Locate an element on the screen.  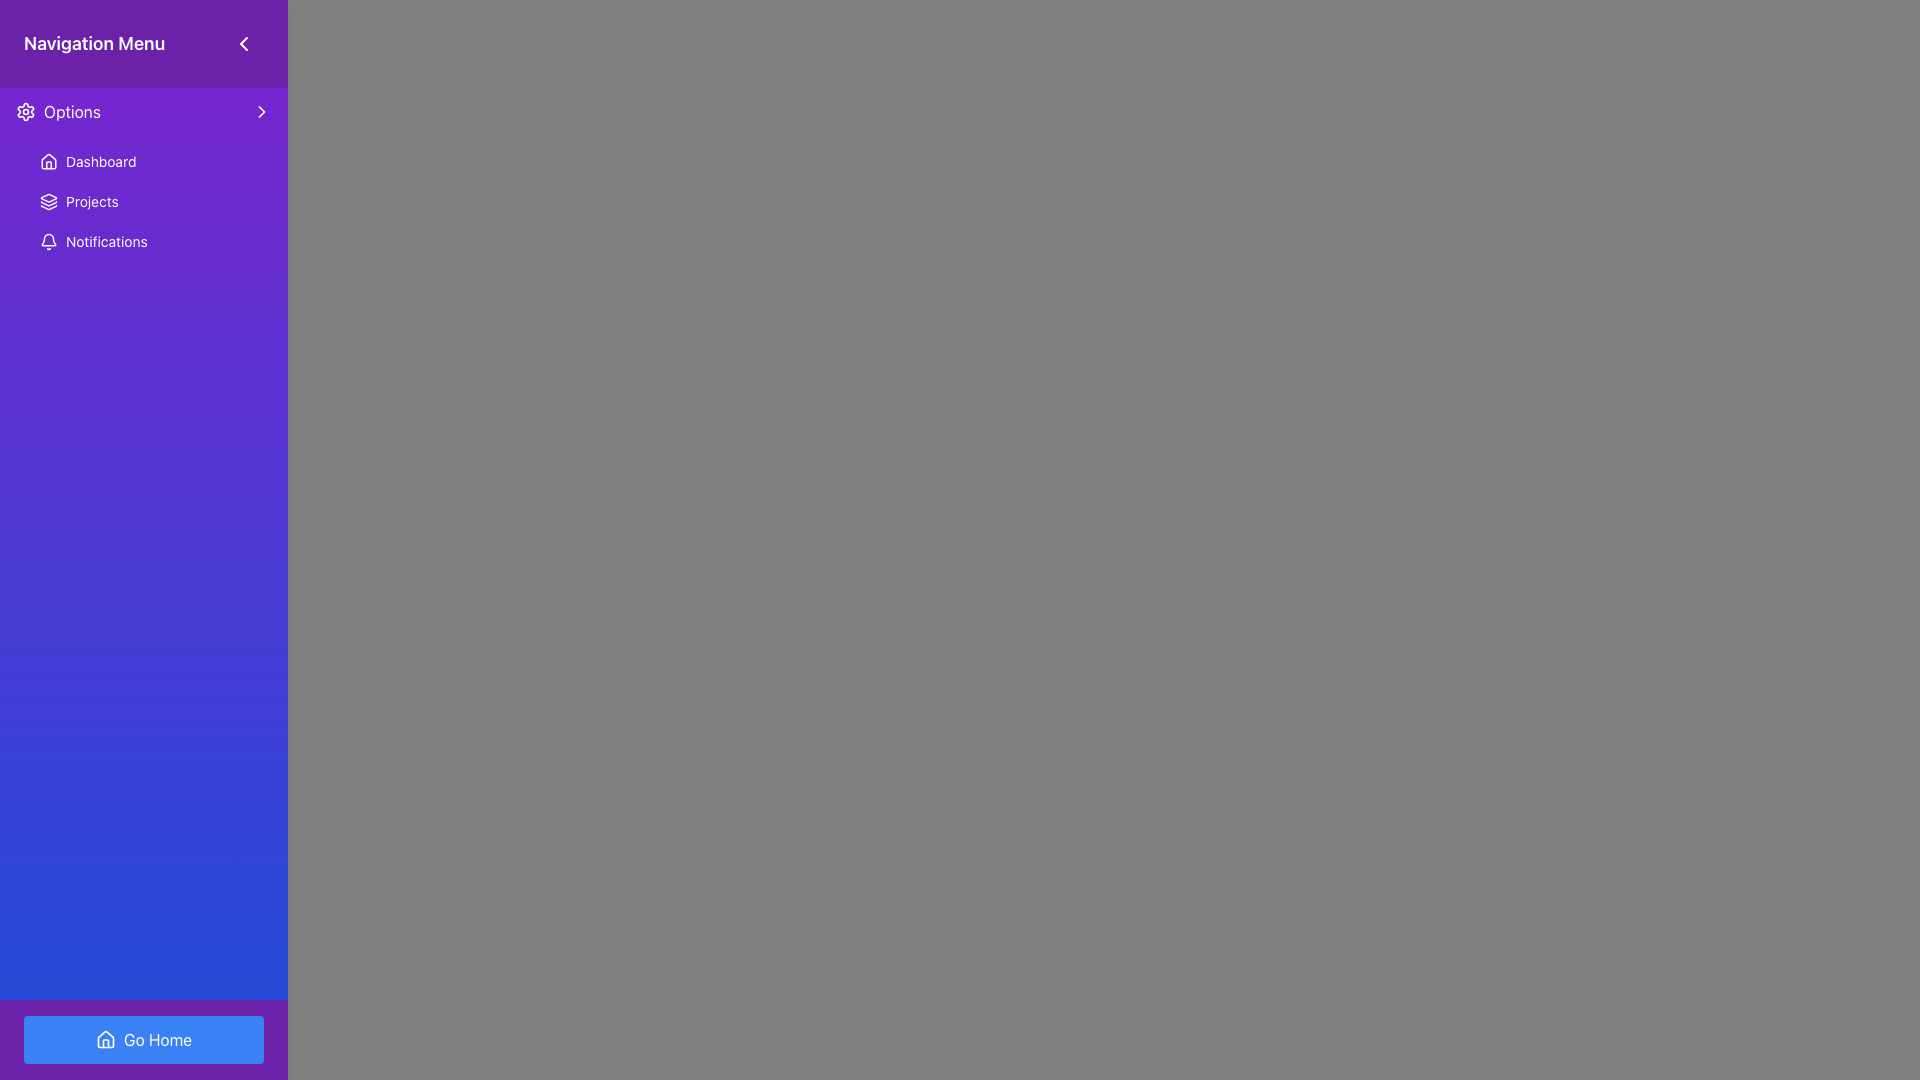
the 'Options' text label is located at coordinates (72, 111).